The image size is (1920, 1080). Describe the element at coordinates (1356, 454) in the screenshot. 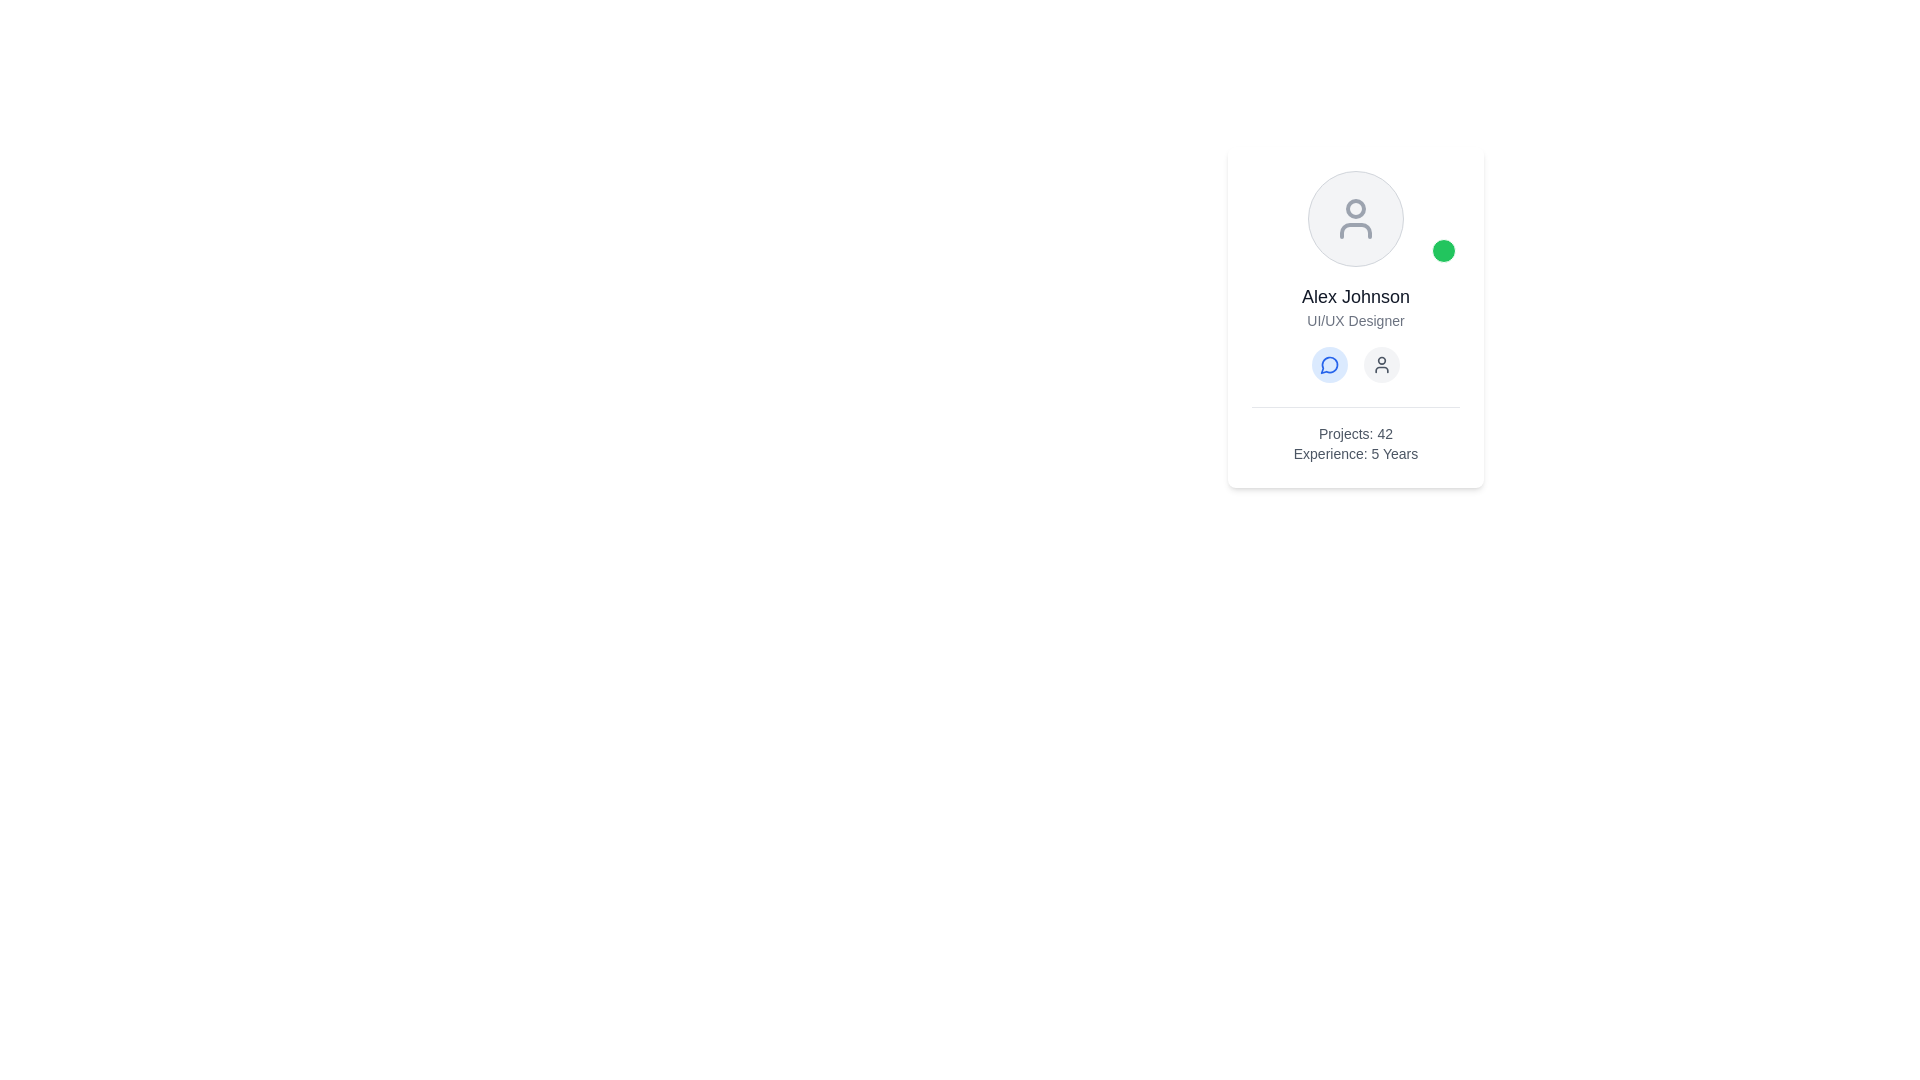

I see `the Text Label displaying the user's experience duration, which is located below the 'Projects: 42' text` at that location.